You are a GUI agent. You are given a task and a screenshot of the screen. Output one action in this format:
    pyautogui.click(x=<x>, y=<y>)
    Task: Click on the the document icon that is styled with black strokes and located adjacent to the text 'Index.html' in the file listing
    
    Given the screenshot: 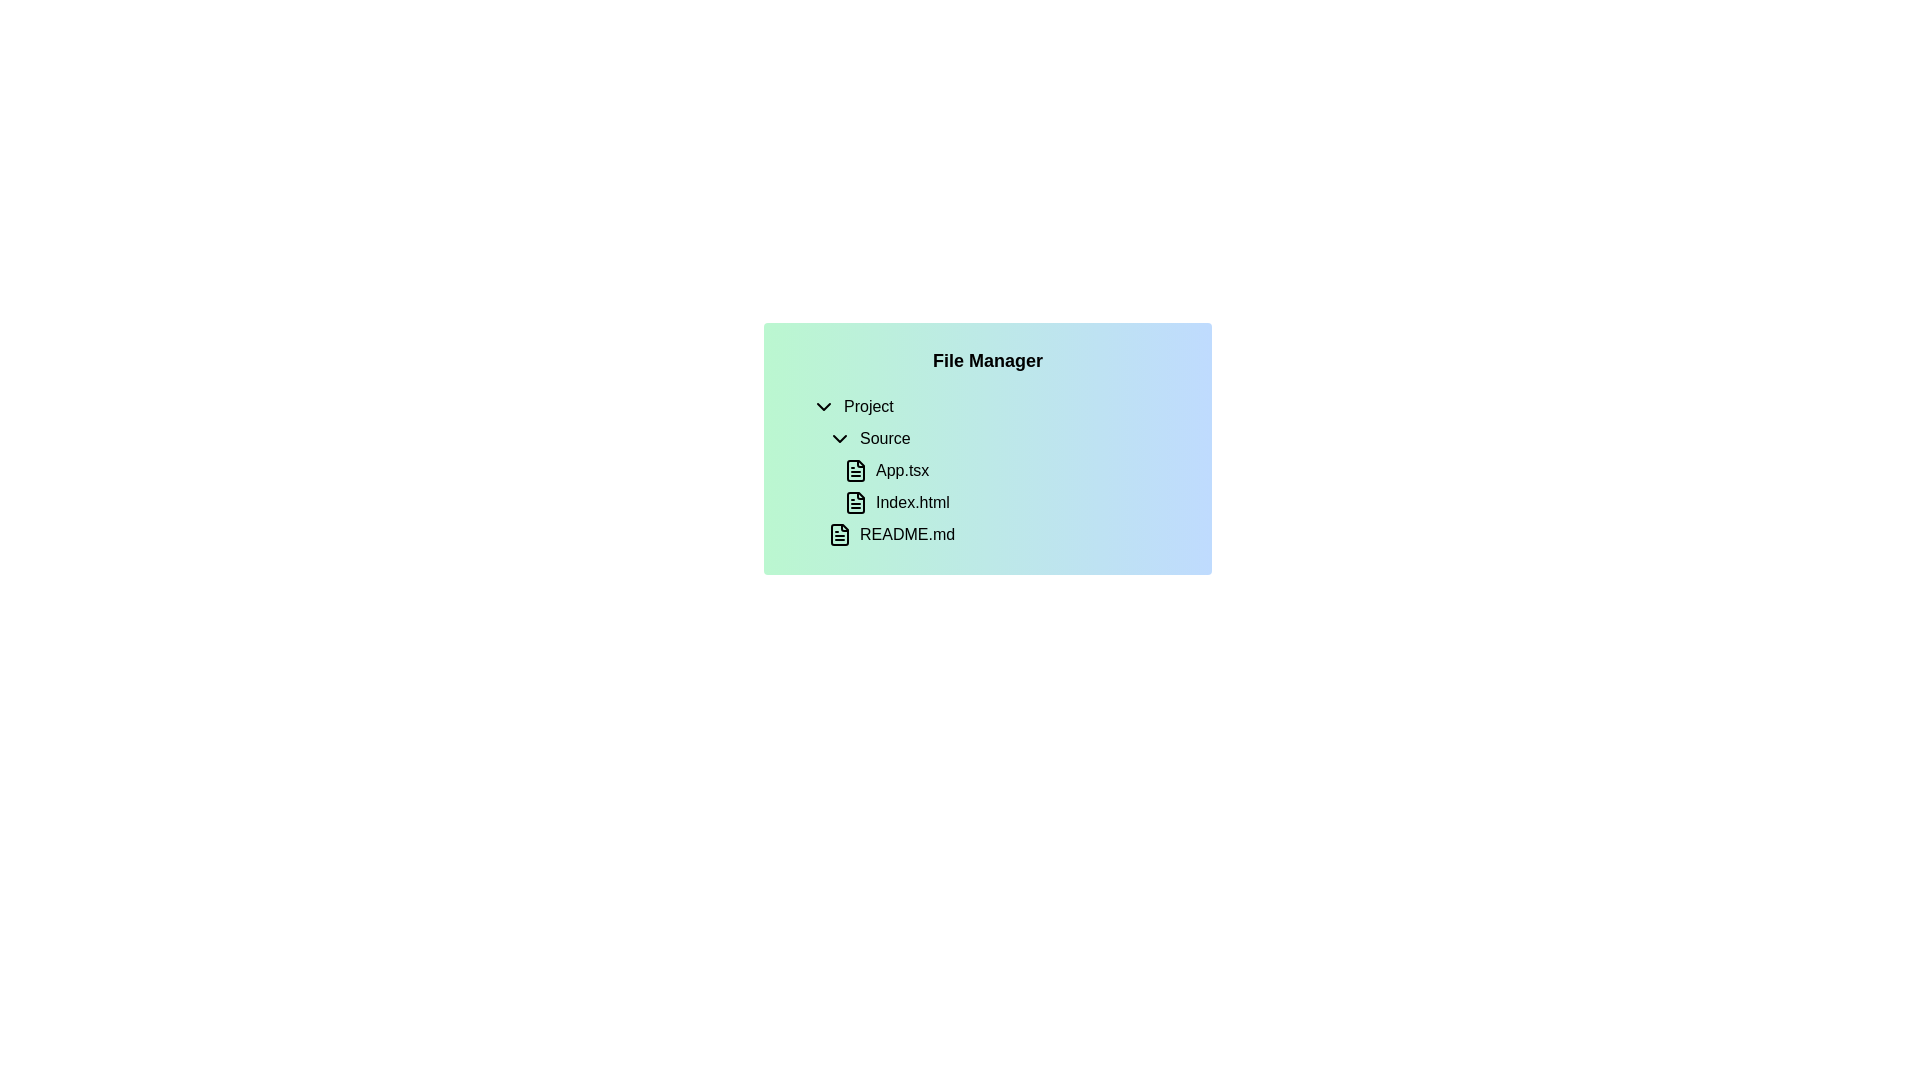 What is the action you would take?
    pyautogui.click(x=855, y=501)
    